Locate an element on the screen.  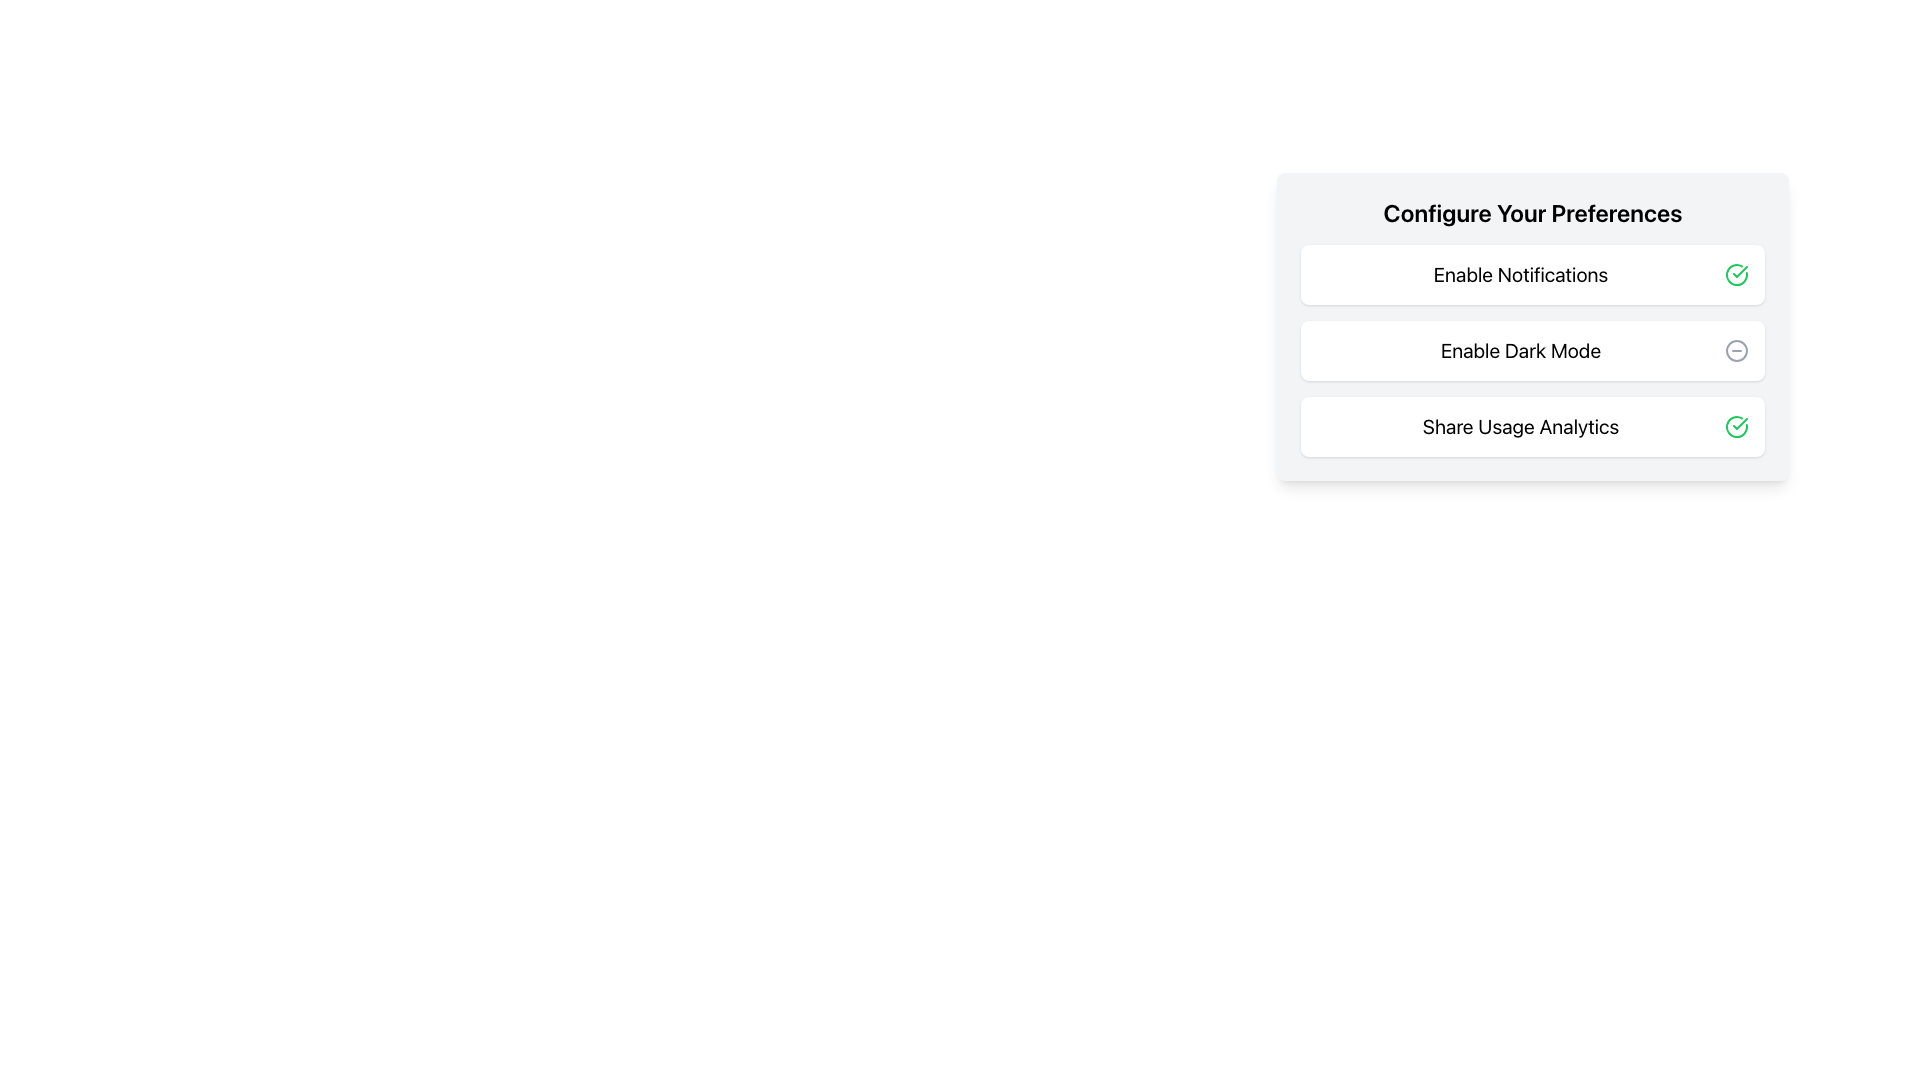
the circular gray outlined icon with a horizontal minus sign in the center, located to the right of the 'Enable Dark Mode' option is located at coordinates (1736, 350).